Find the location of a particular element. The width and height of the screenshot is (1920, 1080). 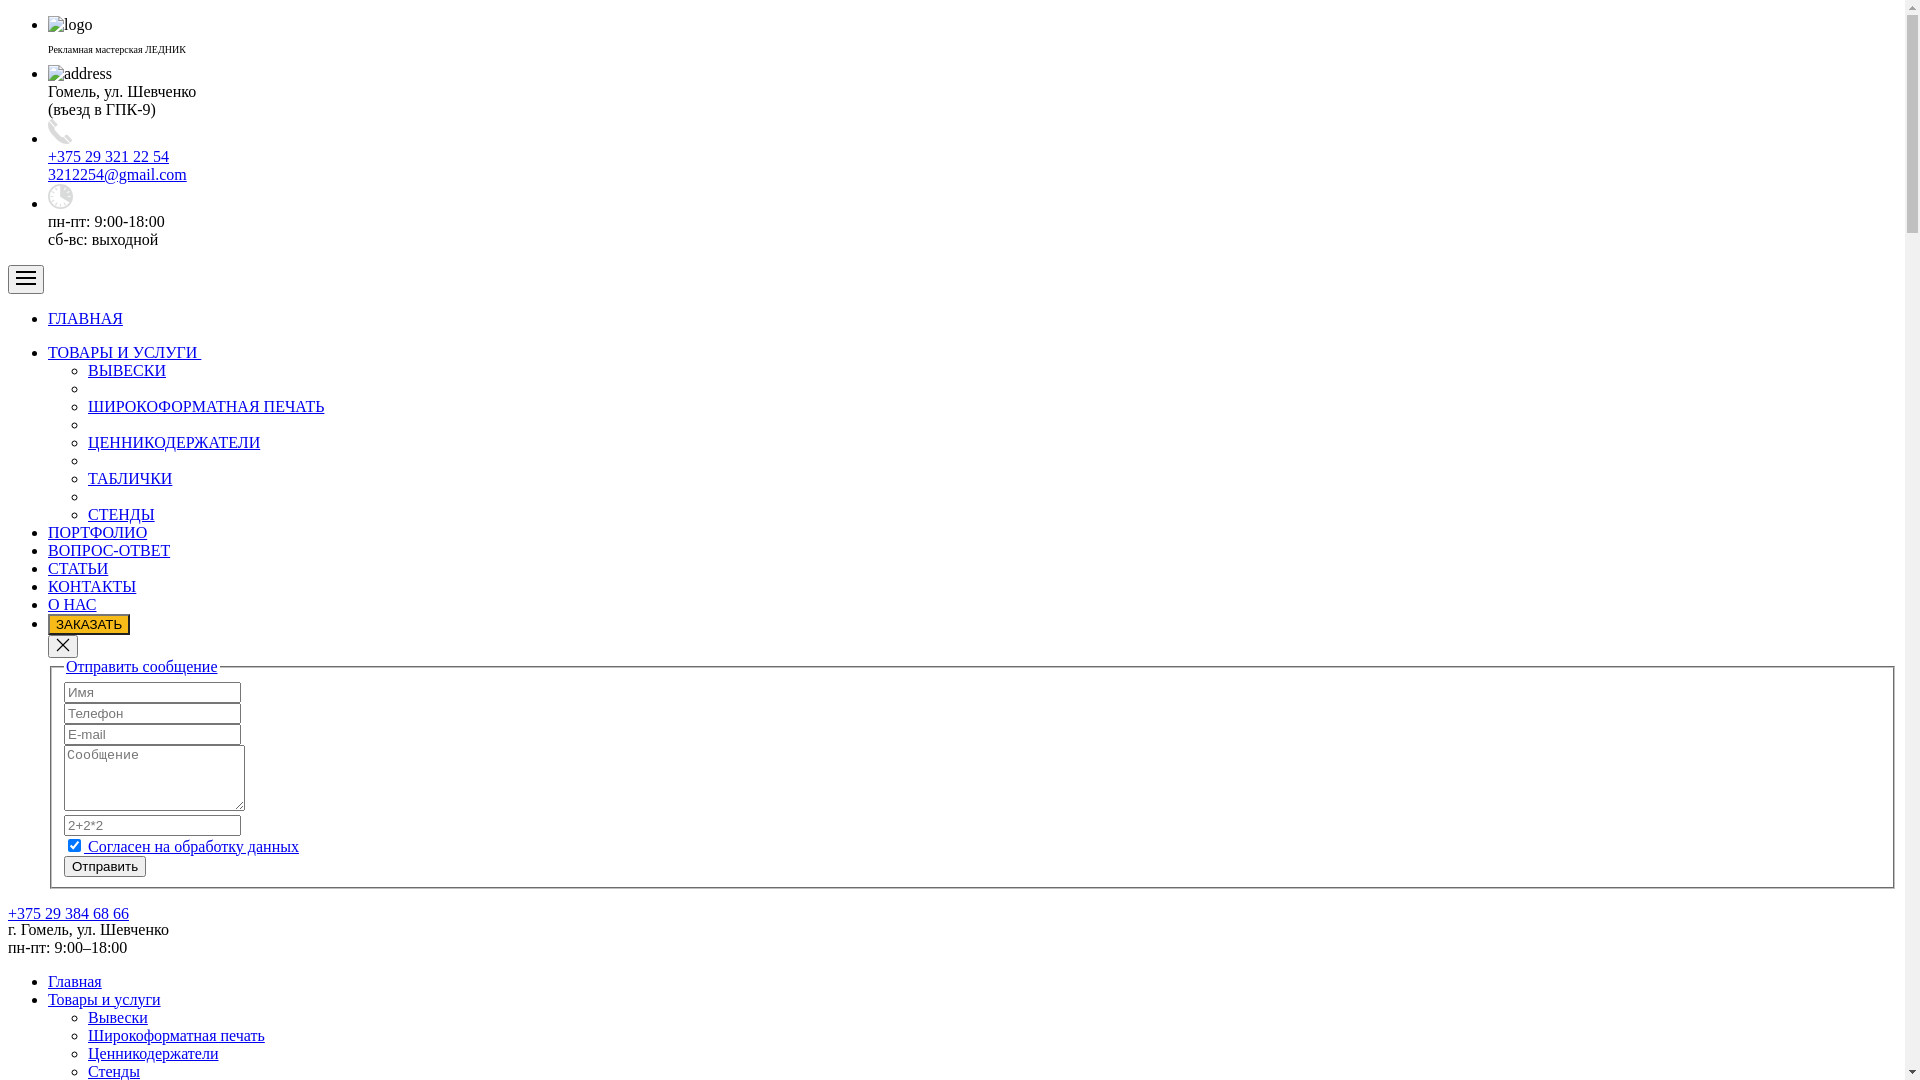

'+375 29 321 22 54' is located at coordinates (107, 155).